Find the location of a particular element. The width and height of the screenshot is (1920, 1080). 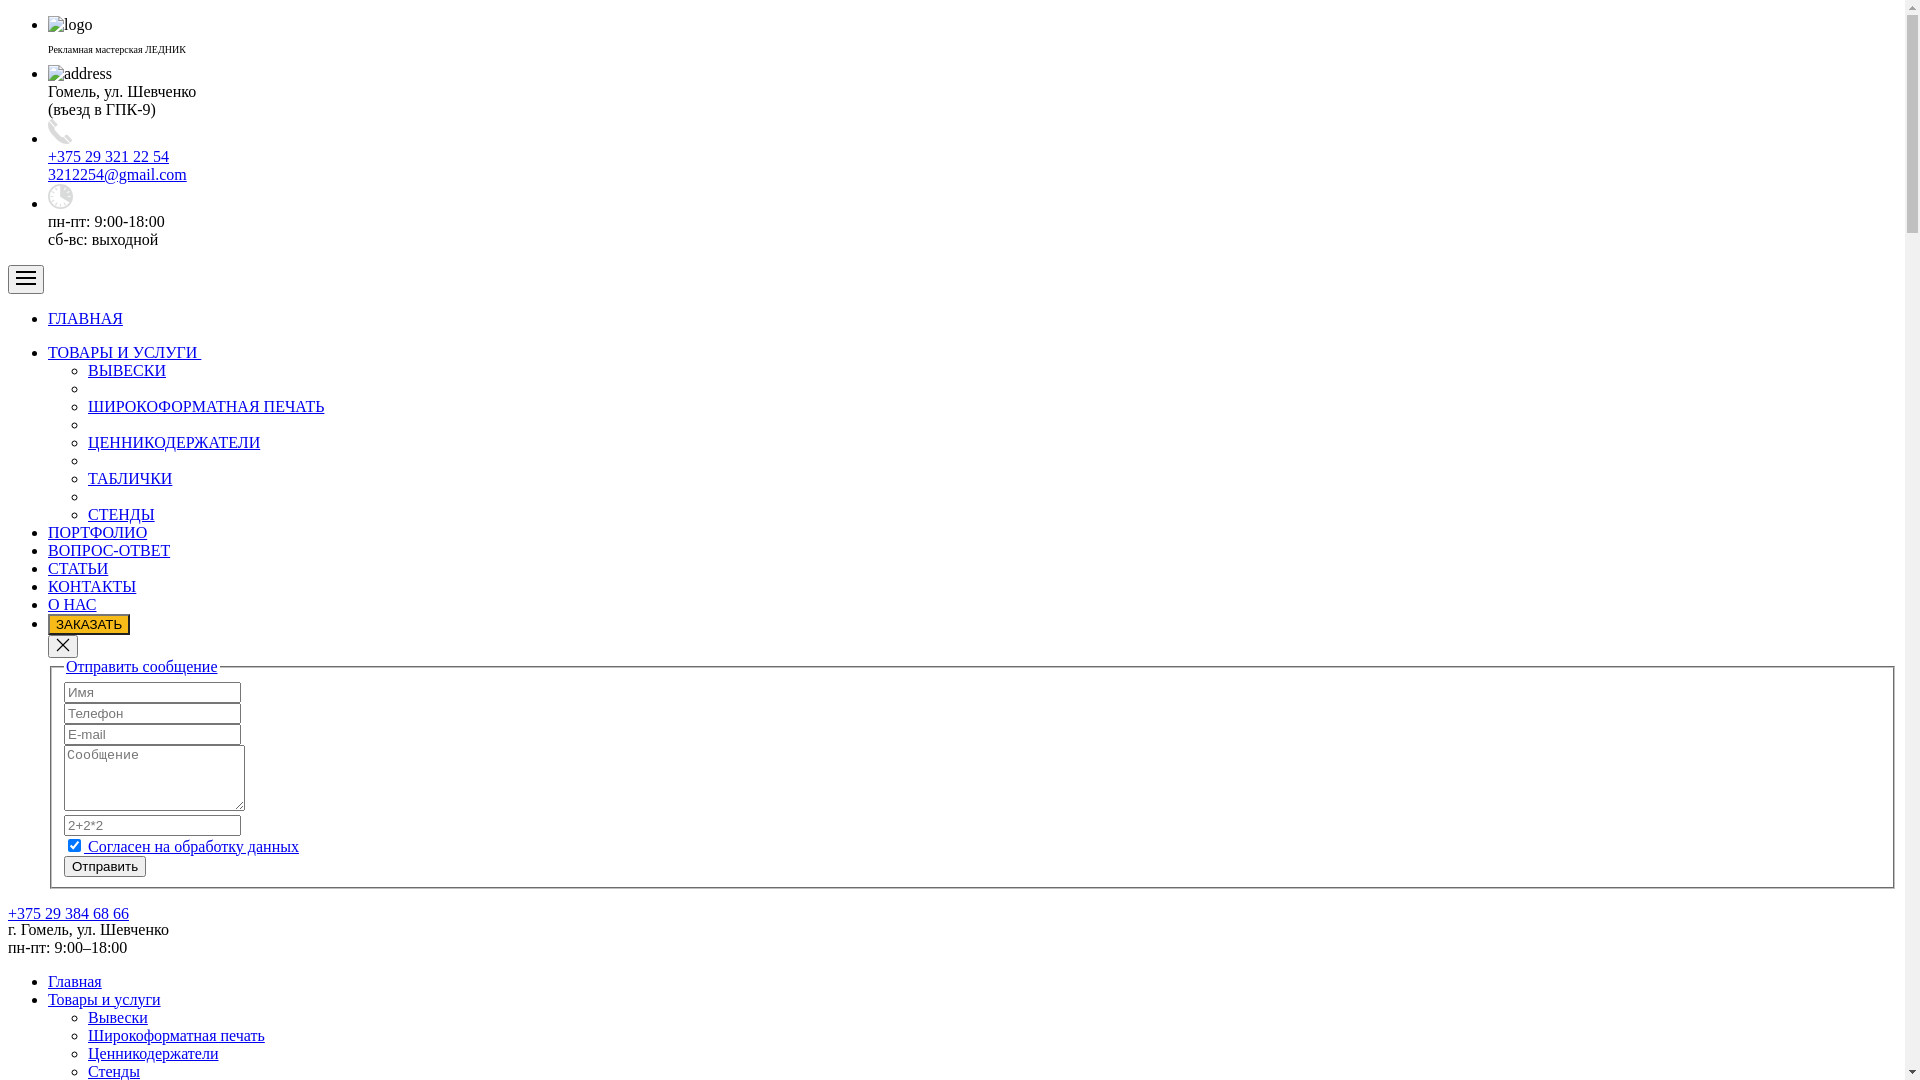

'+375 29 321 22 54' is located at coordinates (107, 155).